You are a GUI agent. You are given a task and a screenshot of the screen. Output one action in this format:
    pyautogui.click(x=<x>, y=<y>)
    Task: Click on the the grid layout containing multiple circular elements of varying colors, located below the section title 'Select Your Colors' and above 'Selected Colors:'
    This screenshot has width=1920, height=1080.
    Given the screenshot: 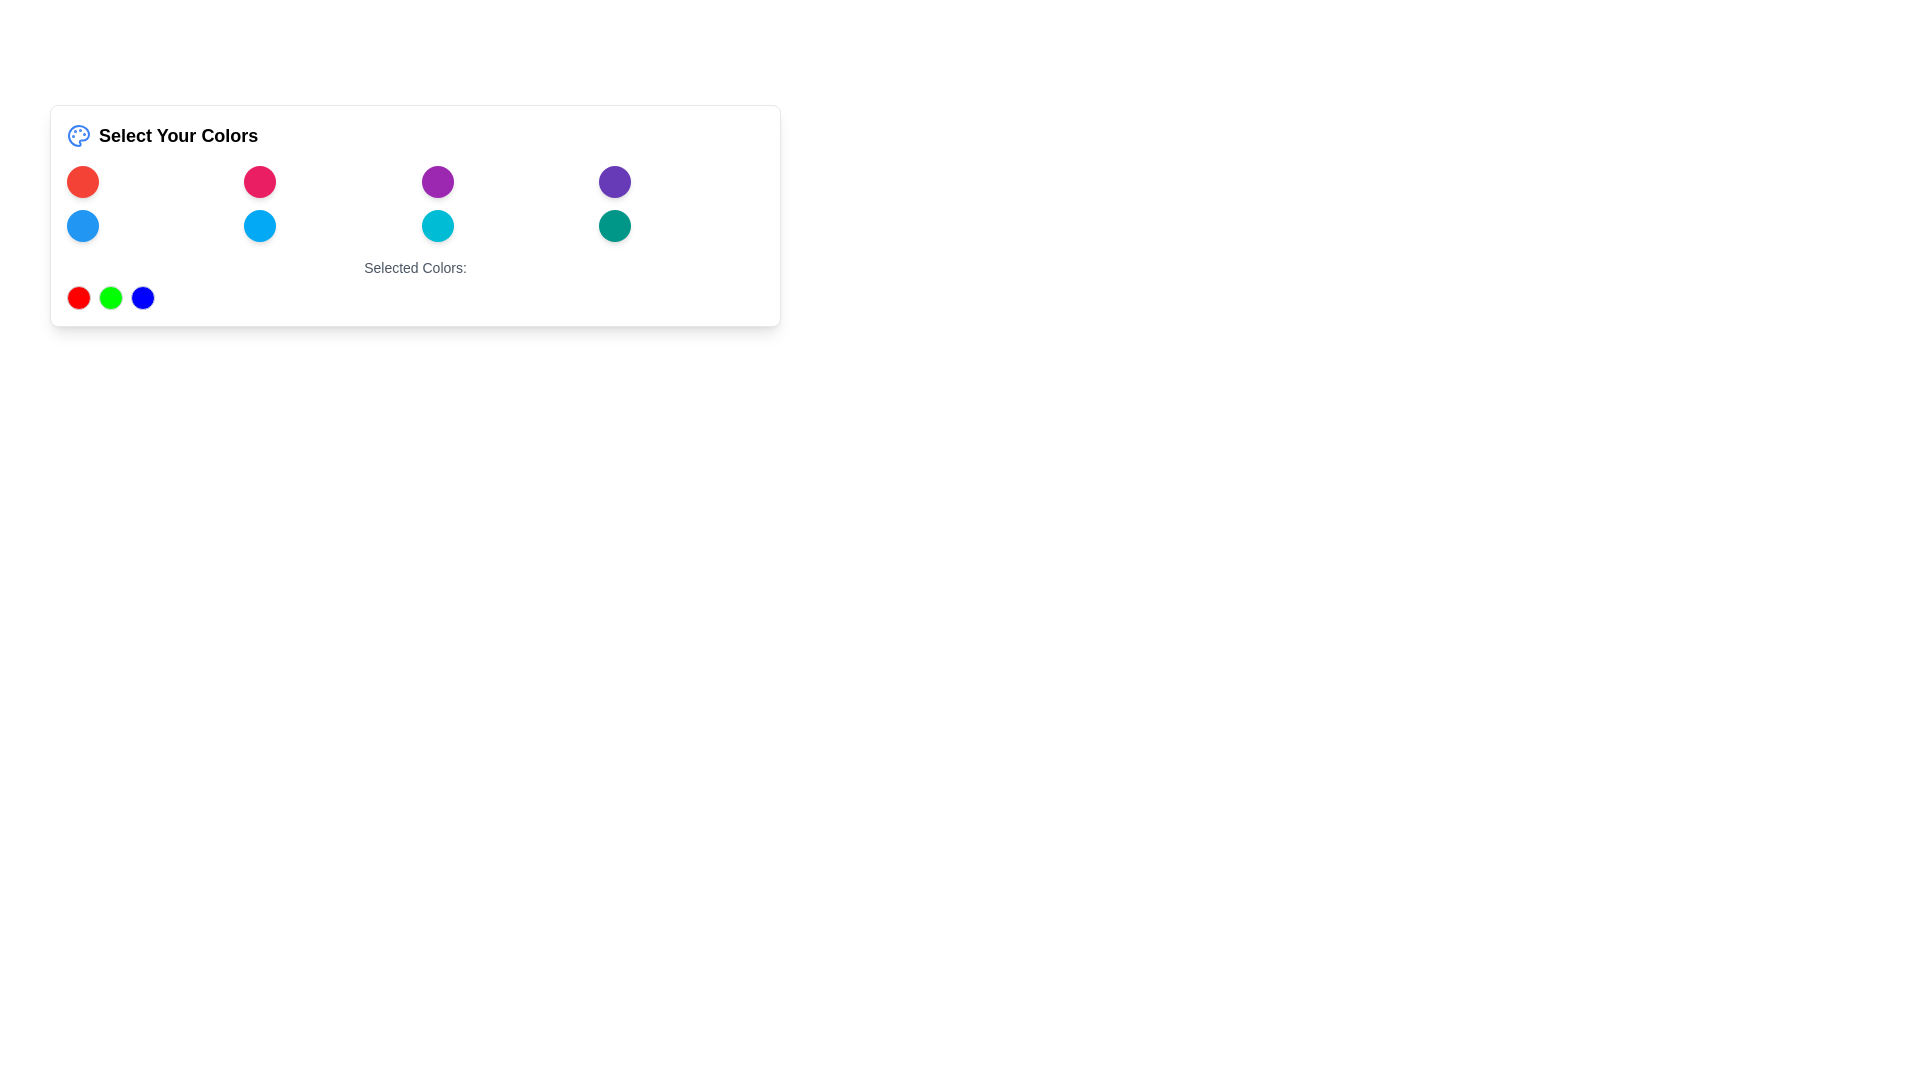 What is the action you would take?
    pyautogui.click(x=414, y=204)
    